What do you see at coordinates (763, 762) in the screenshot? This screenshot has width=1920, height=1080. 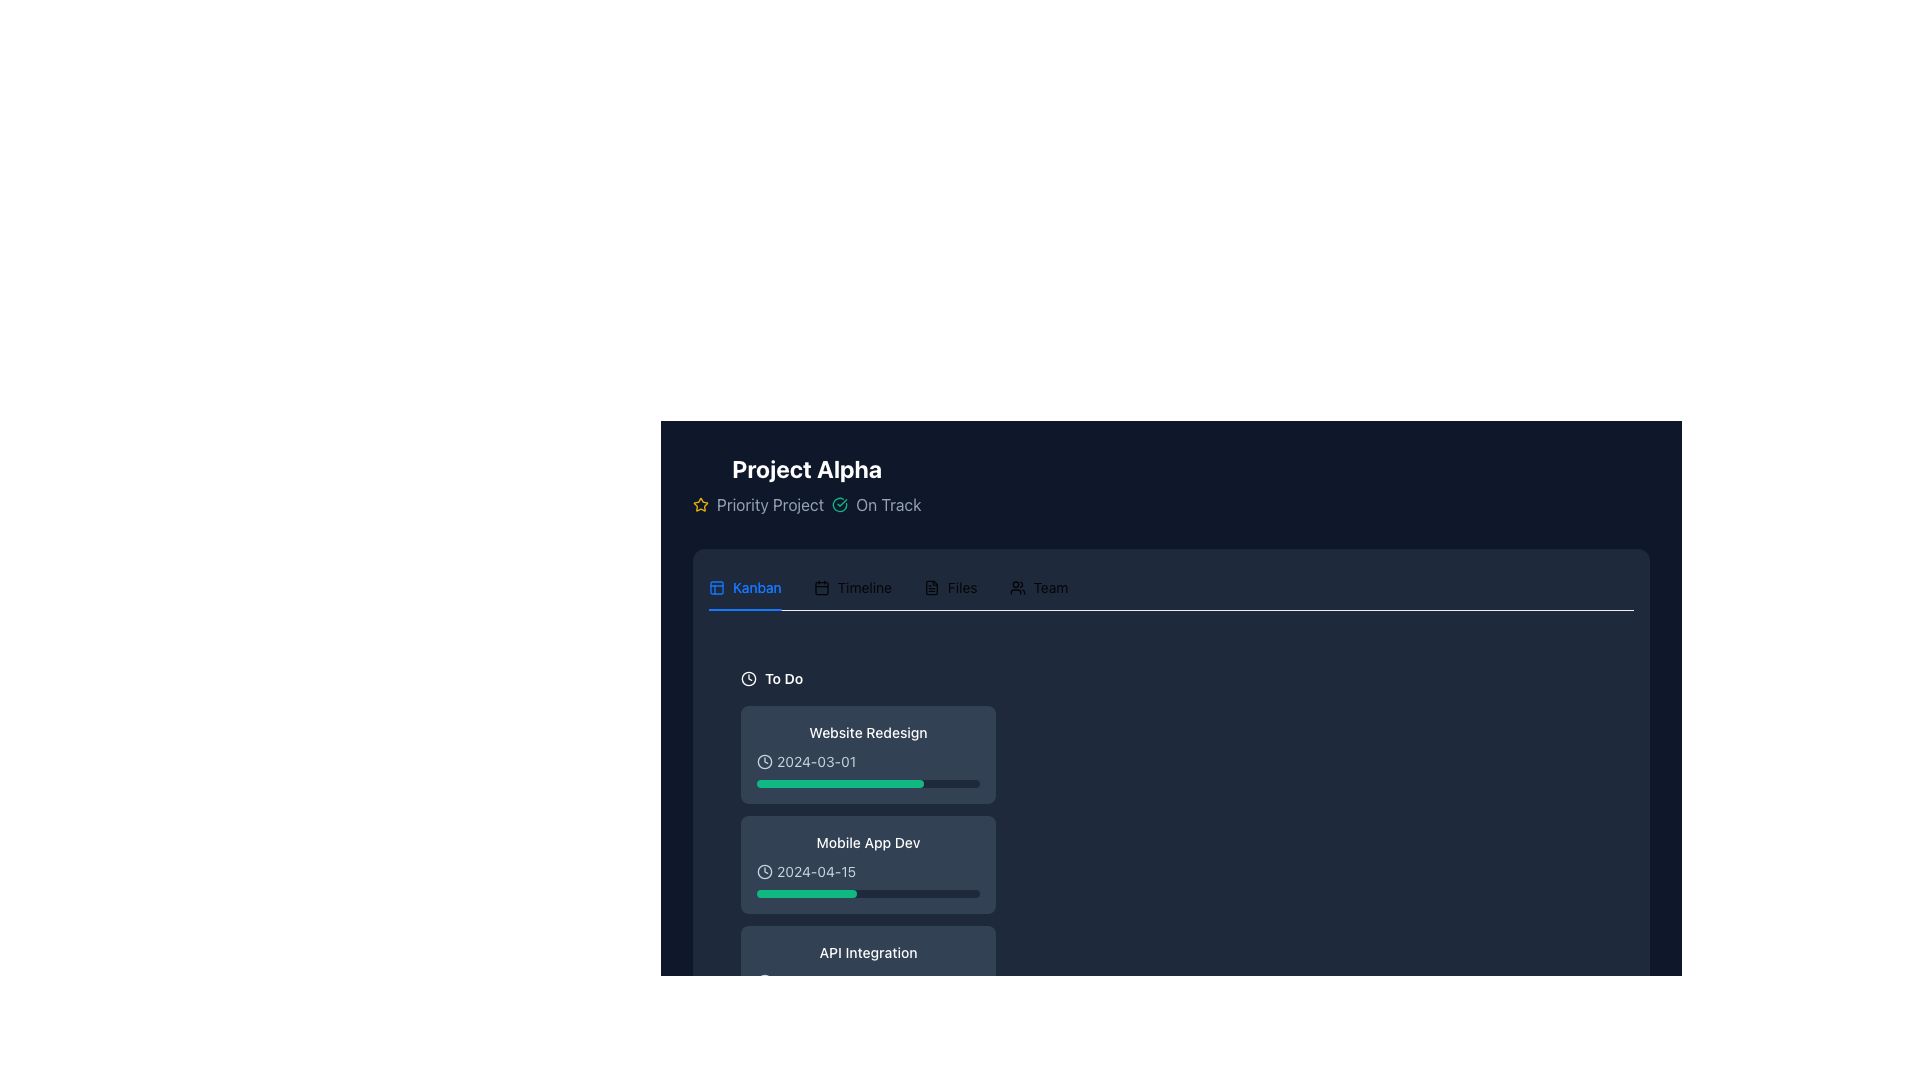 I see `the circular SVG element of the clock icon located in the 'To Do' section, near the date '2024-03-01'` at bounding box center [763, 762].